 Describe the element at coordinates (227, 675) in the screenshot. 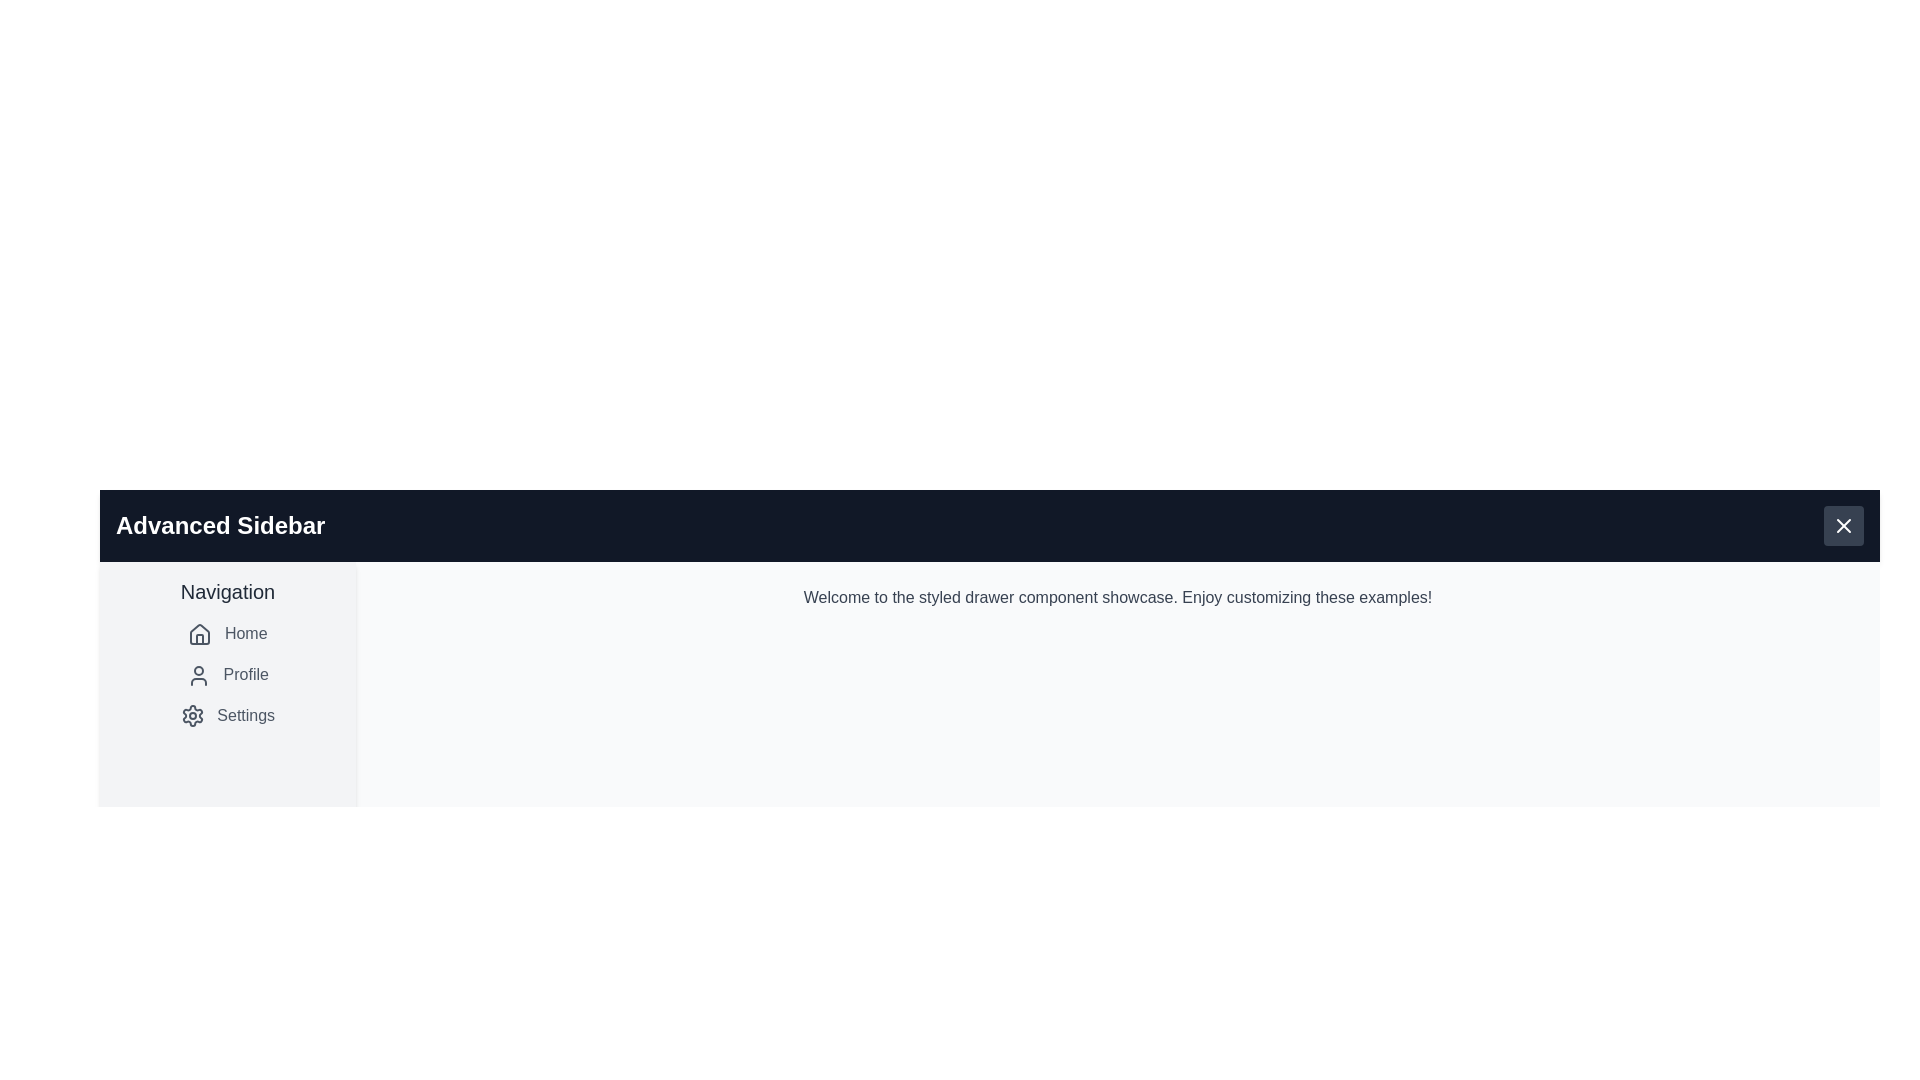

I see `the 'Profile' link in the vertical navigation menu located on the left sidebar` at that location.